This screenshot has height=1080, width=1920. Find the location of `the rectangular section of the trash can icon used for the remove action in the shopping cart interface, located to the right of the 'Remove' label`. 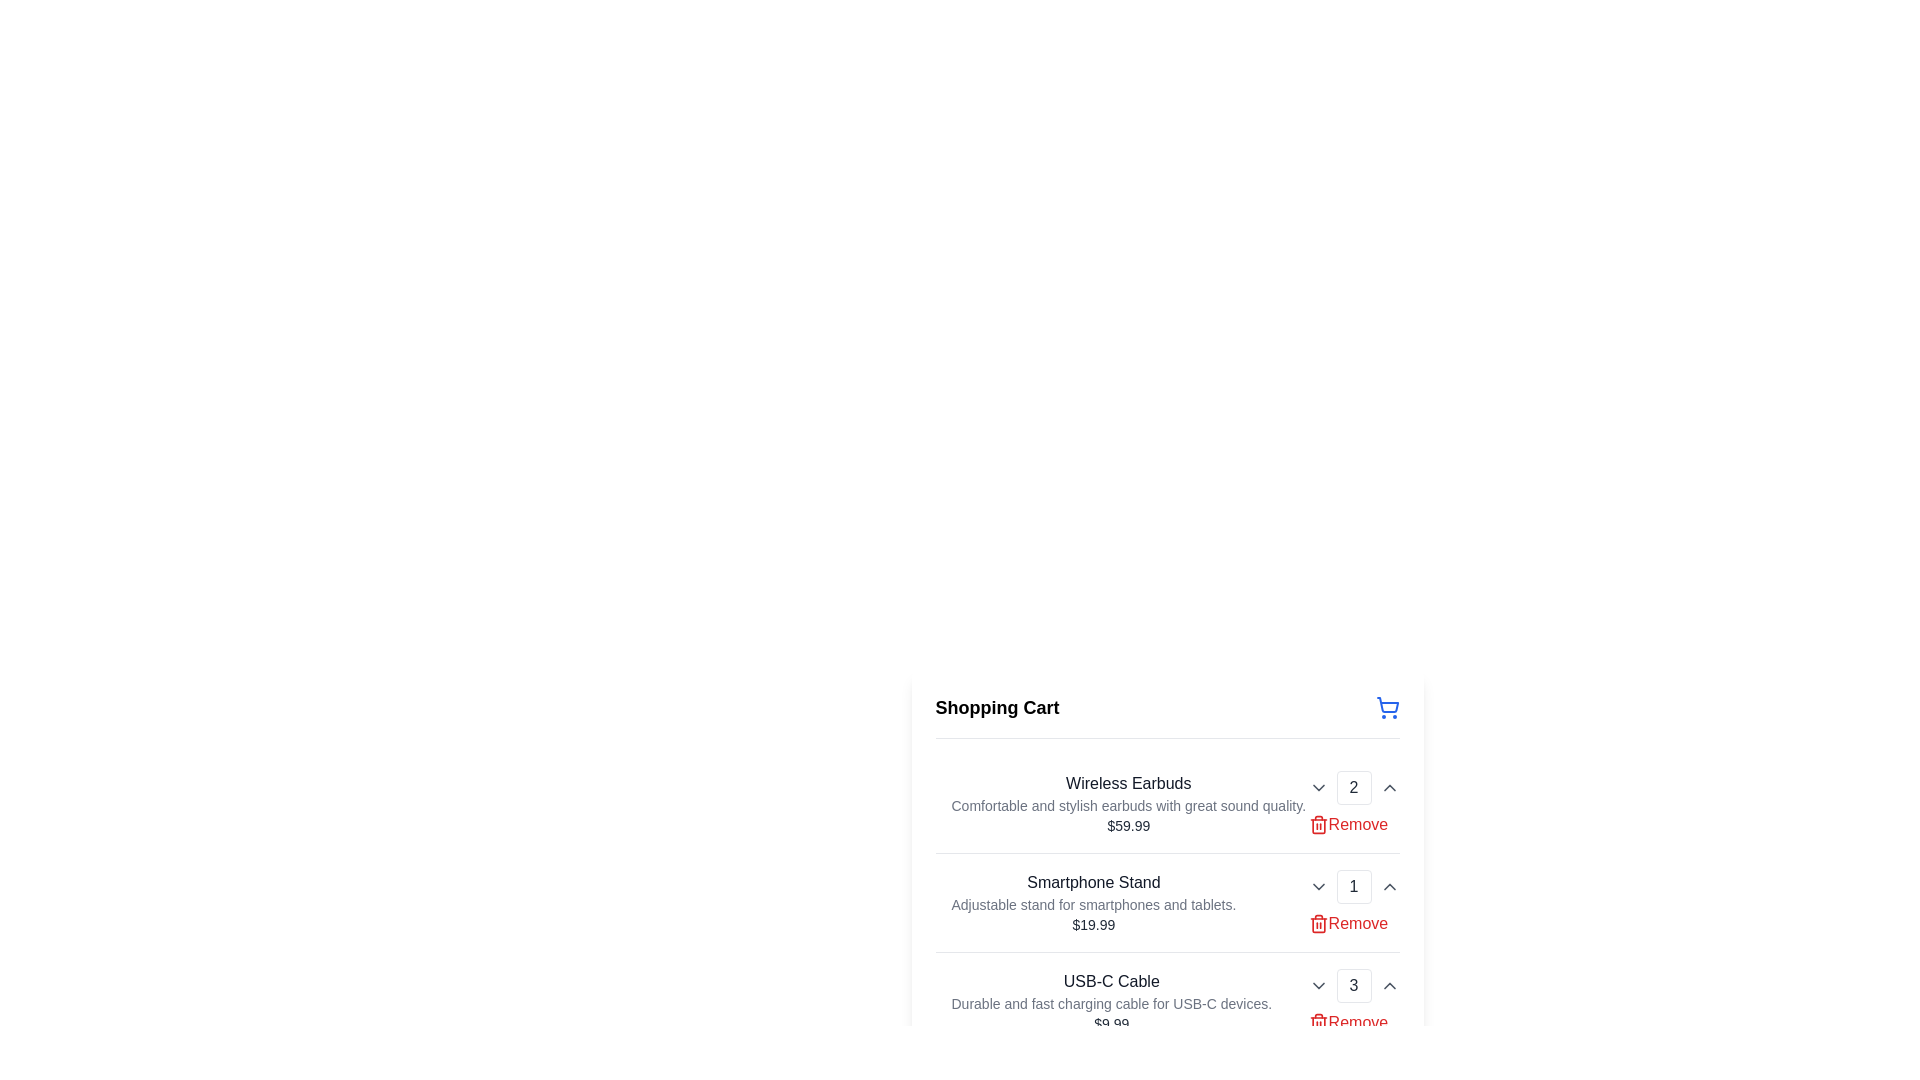

the rectangular section of the trash can icon used for the remove action in the shopping cart interface, located to the right of the 'Remove' label is located at coordinates (1318, 1024).